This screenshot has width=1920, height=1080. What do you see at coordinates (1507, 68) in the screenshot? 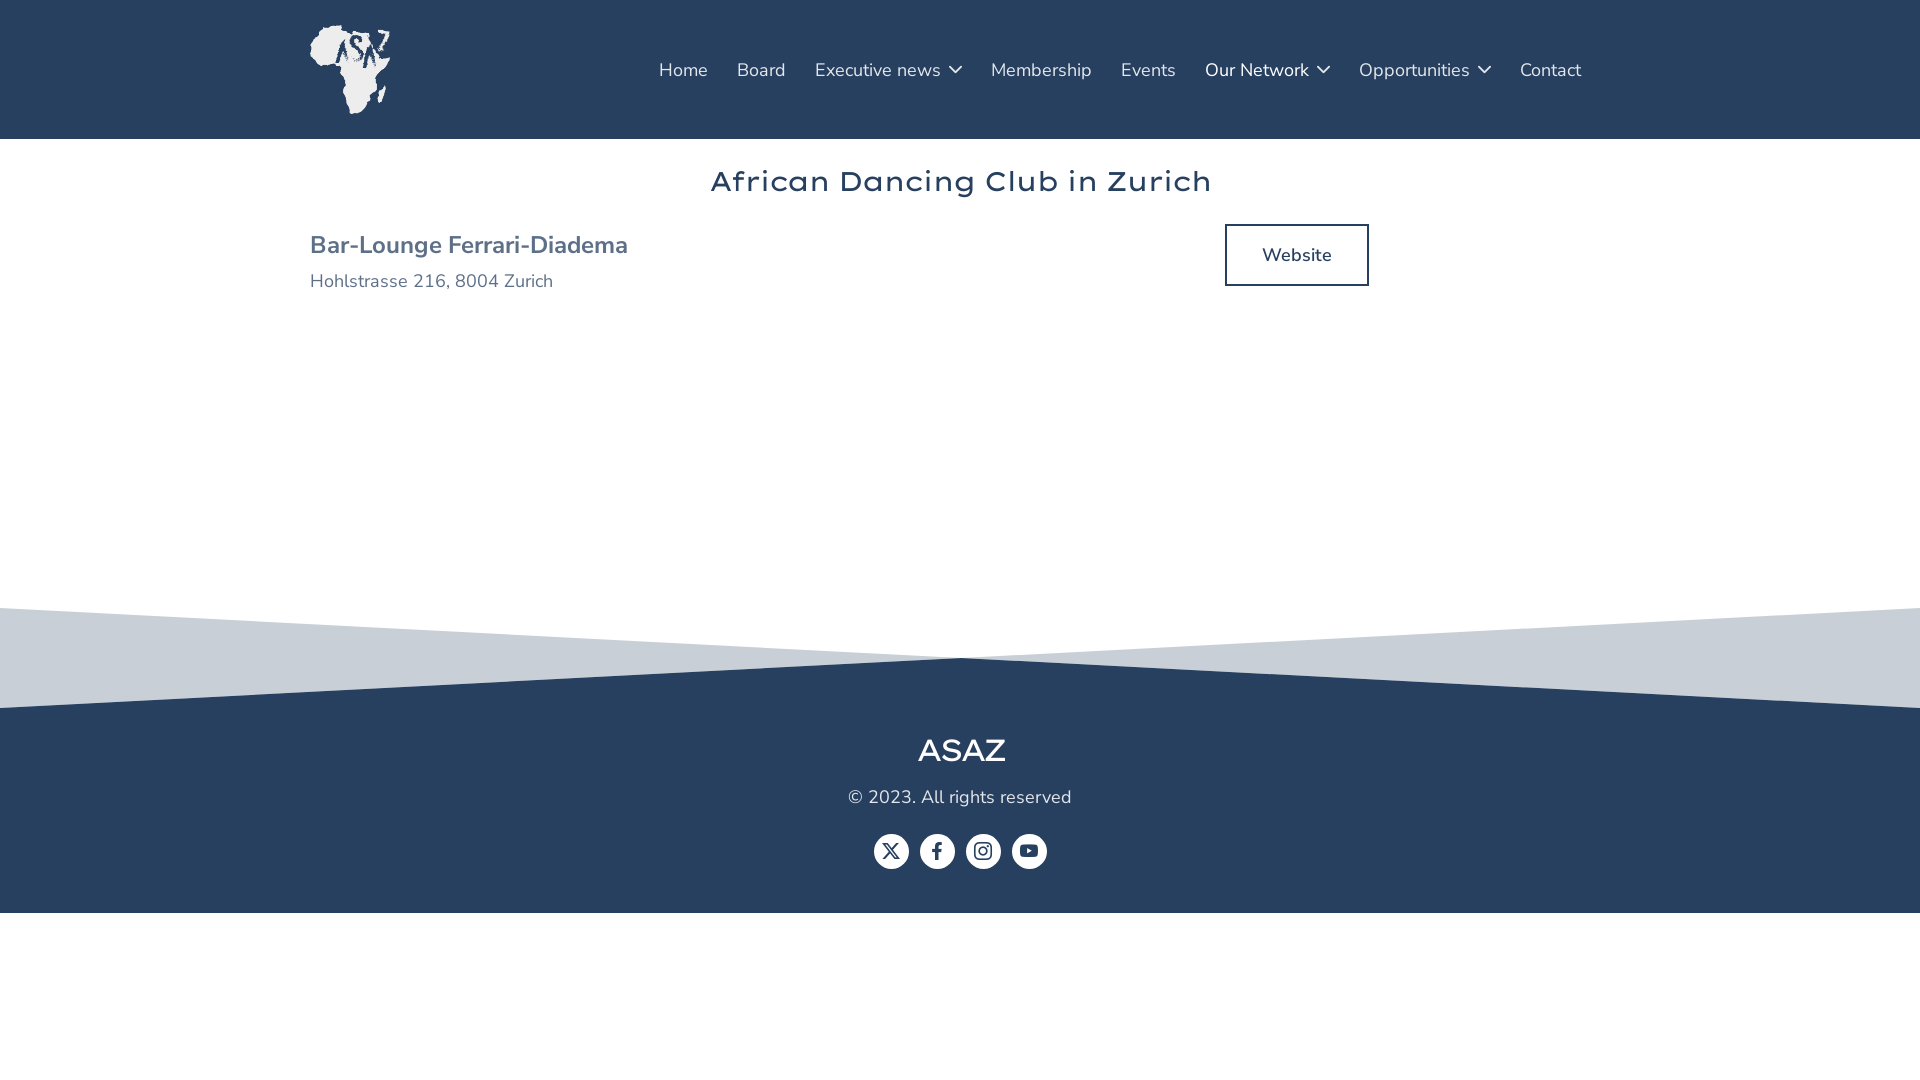
I see `'Contact'` at bounding box center [1507, 68].